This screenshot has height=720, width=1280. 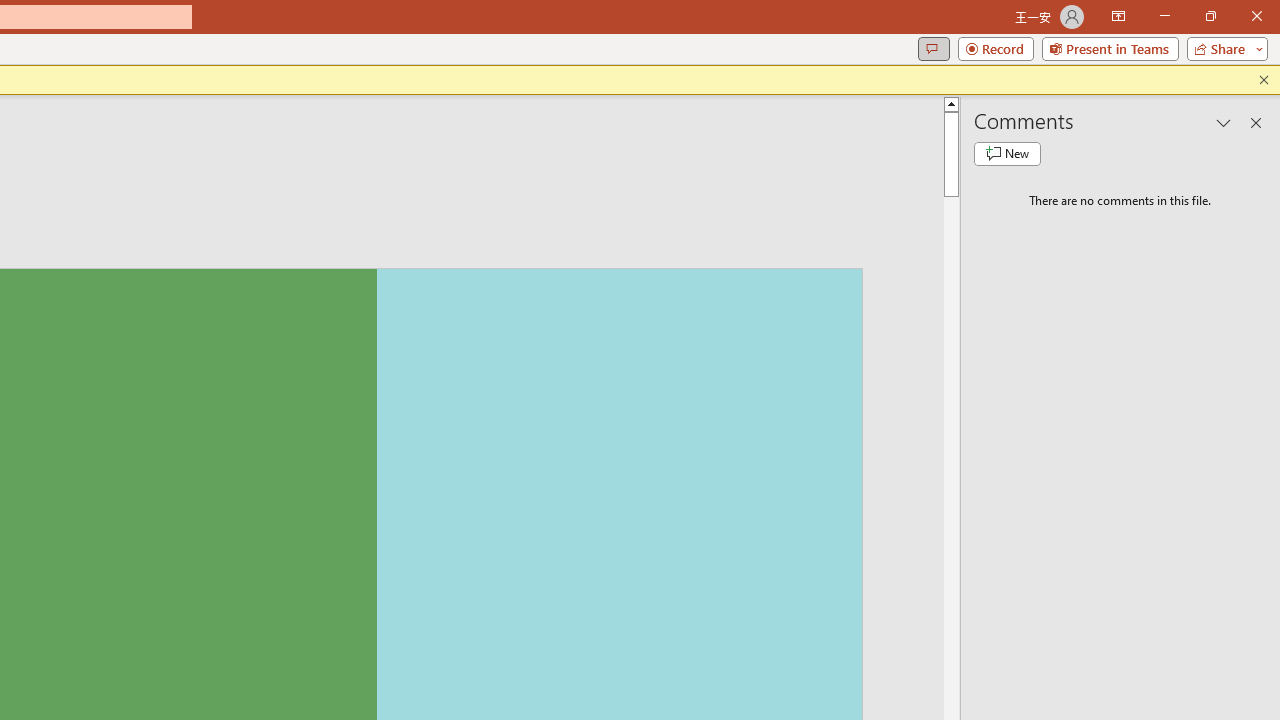 I want to click on 'Close this message', so click(x=1263, y=79).